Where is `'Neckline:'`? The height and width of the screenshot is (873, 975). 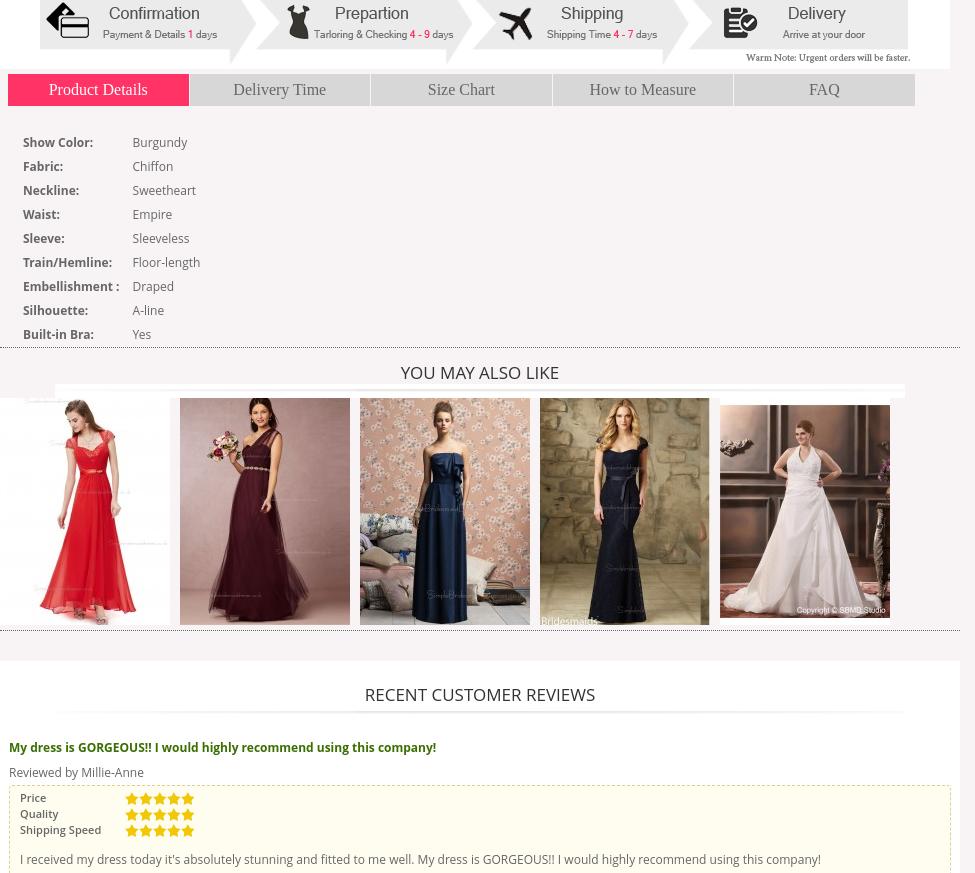
'Neckline:' is located at coordinates (50, 189).